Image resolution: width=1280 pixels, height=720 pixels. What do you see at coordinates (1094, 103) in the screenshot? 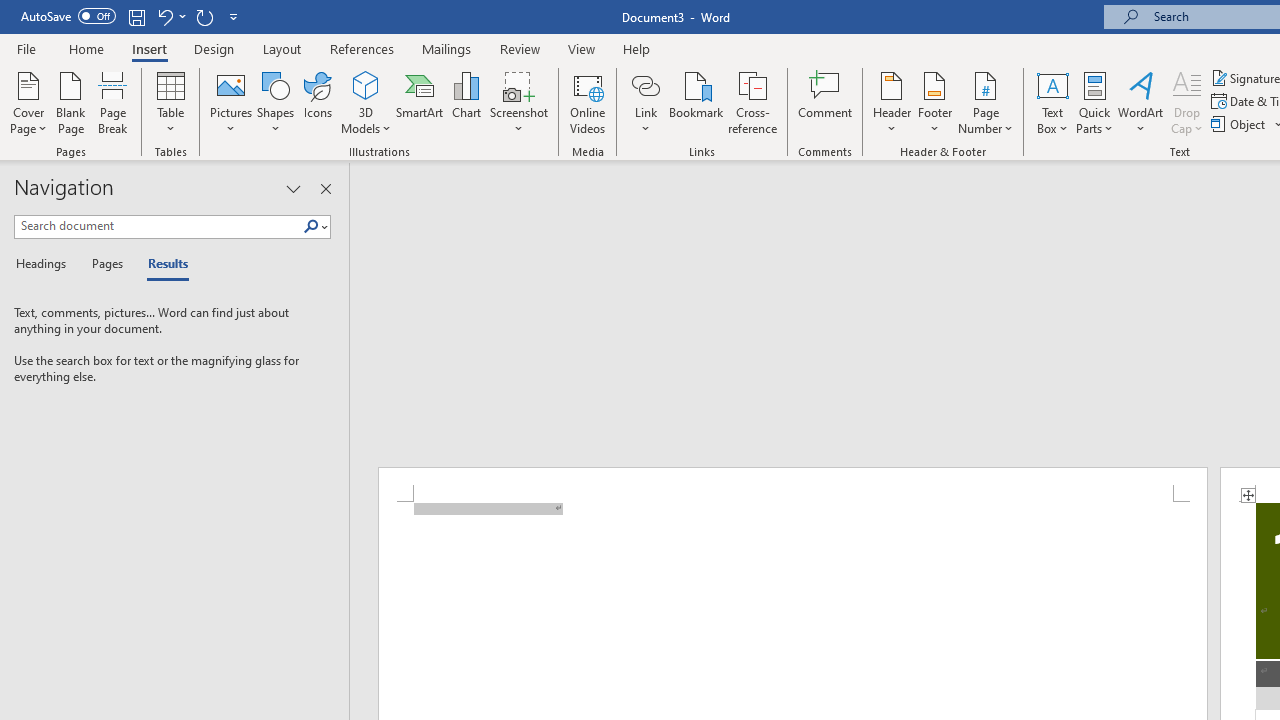
I see `'Quick Parts'` at bounding box center [1094, 103].